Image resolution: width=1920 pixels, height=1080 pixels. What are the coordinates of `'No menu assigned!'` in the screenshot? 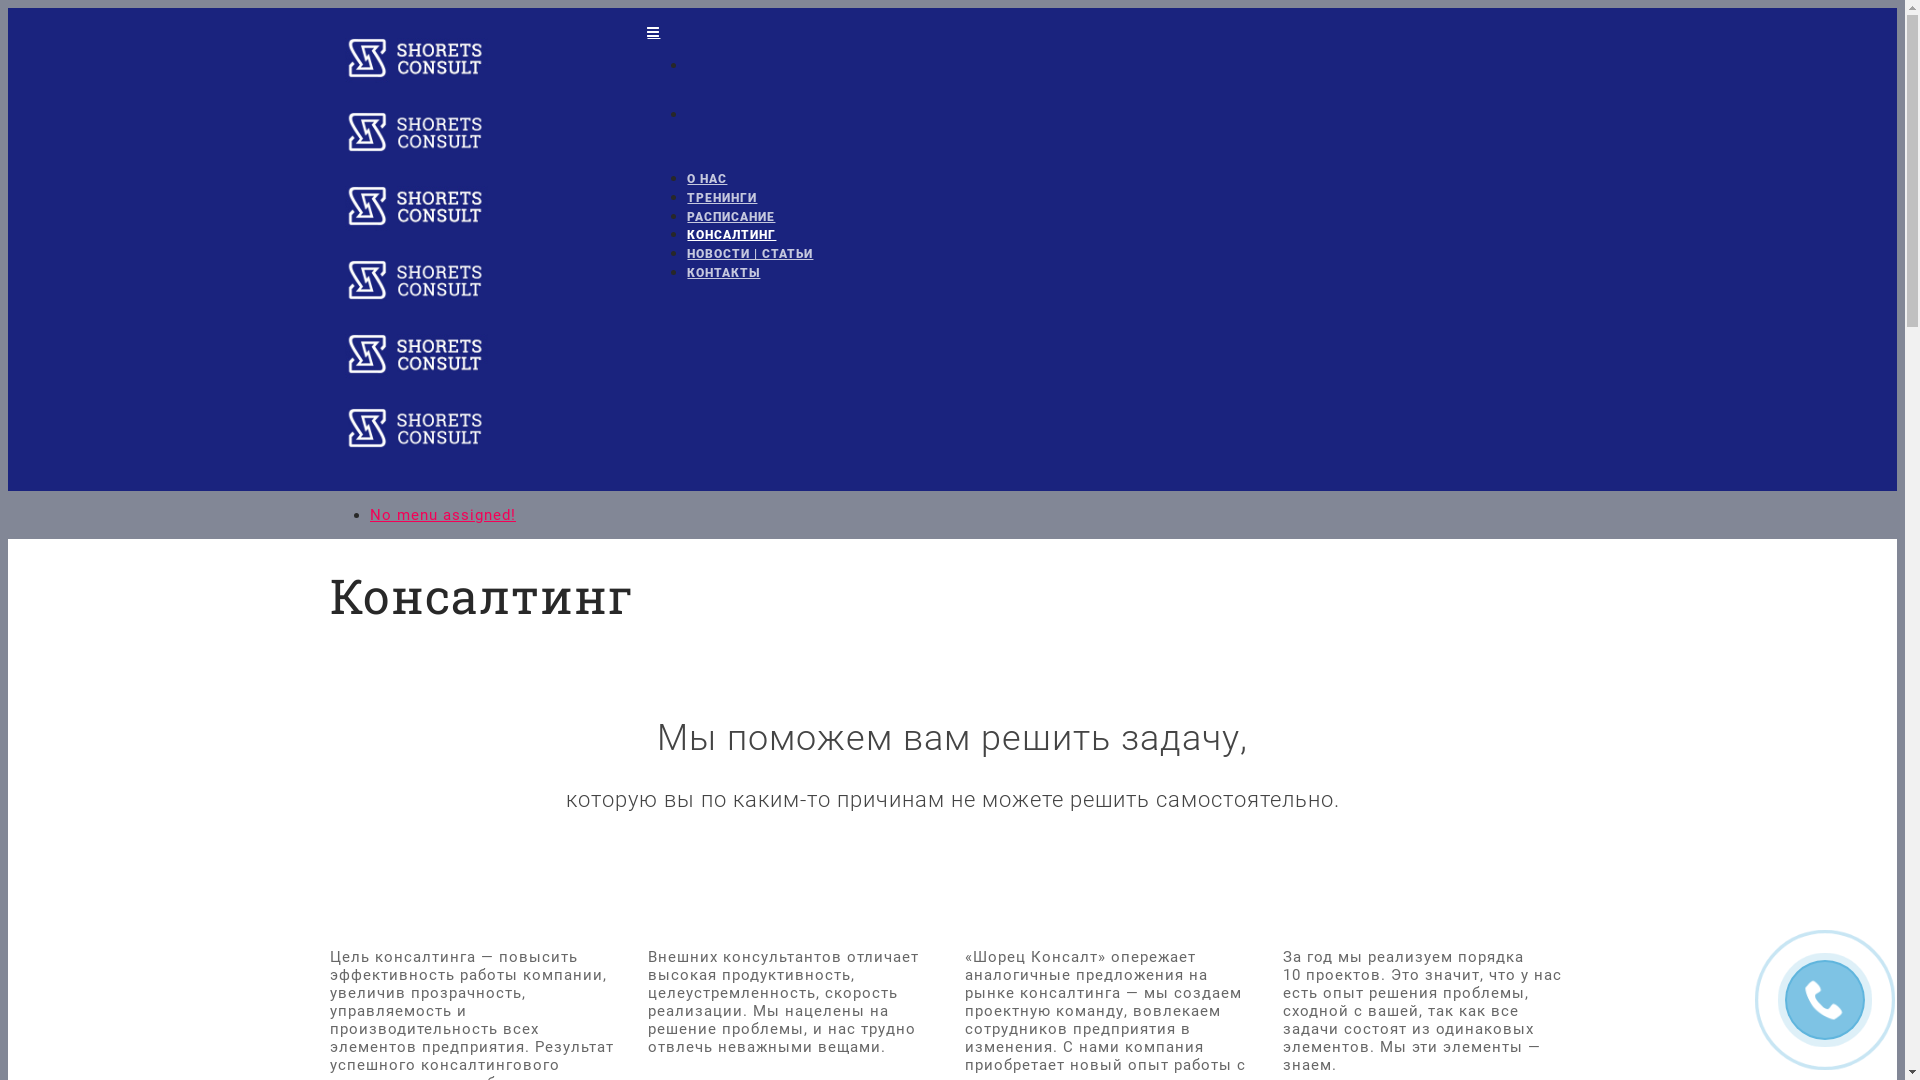 It's located at (441, 514).